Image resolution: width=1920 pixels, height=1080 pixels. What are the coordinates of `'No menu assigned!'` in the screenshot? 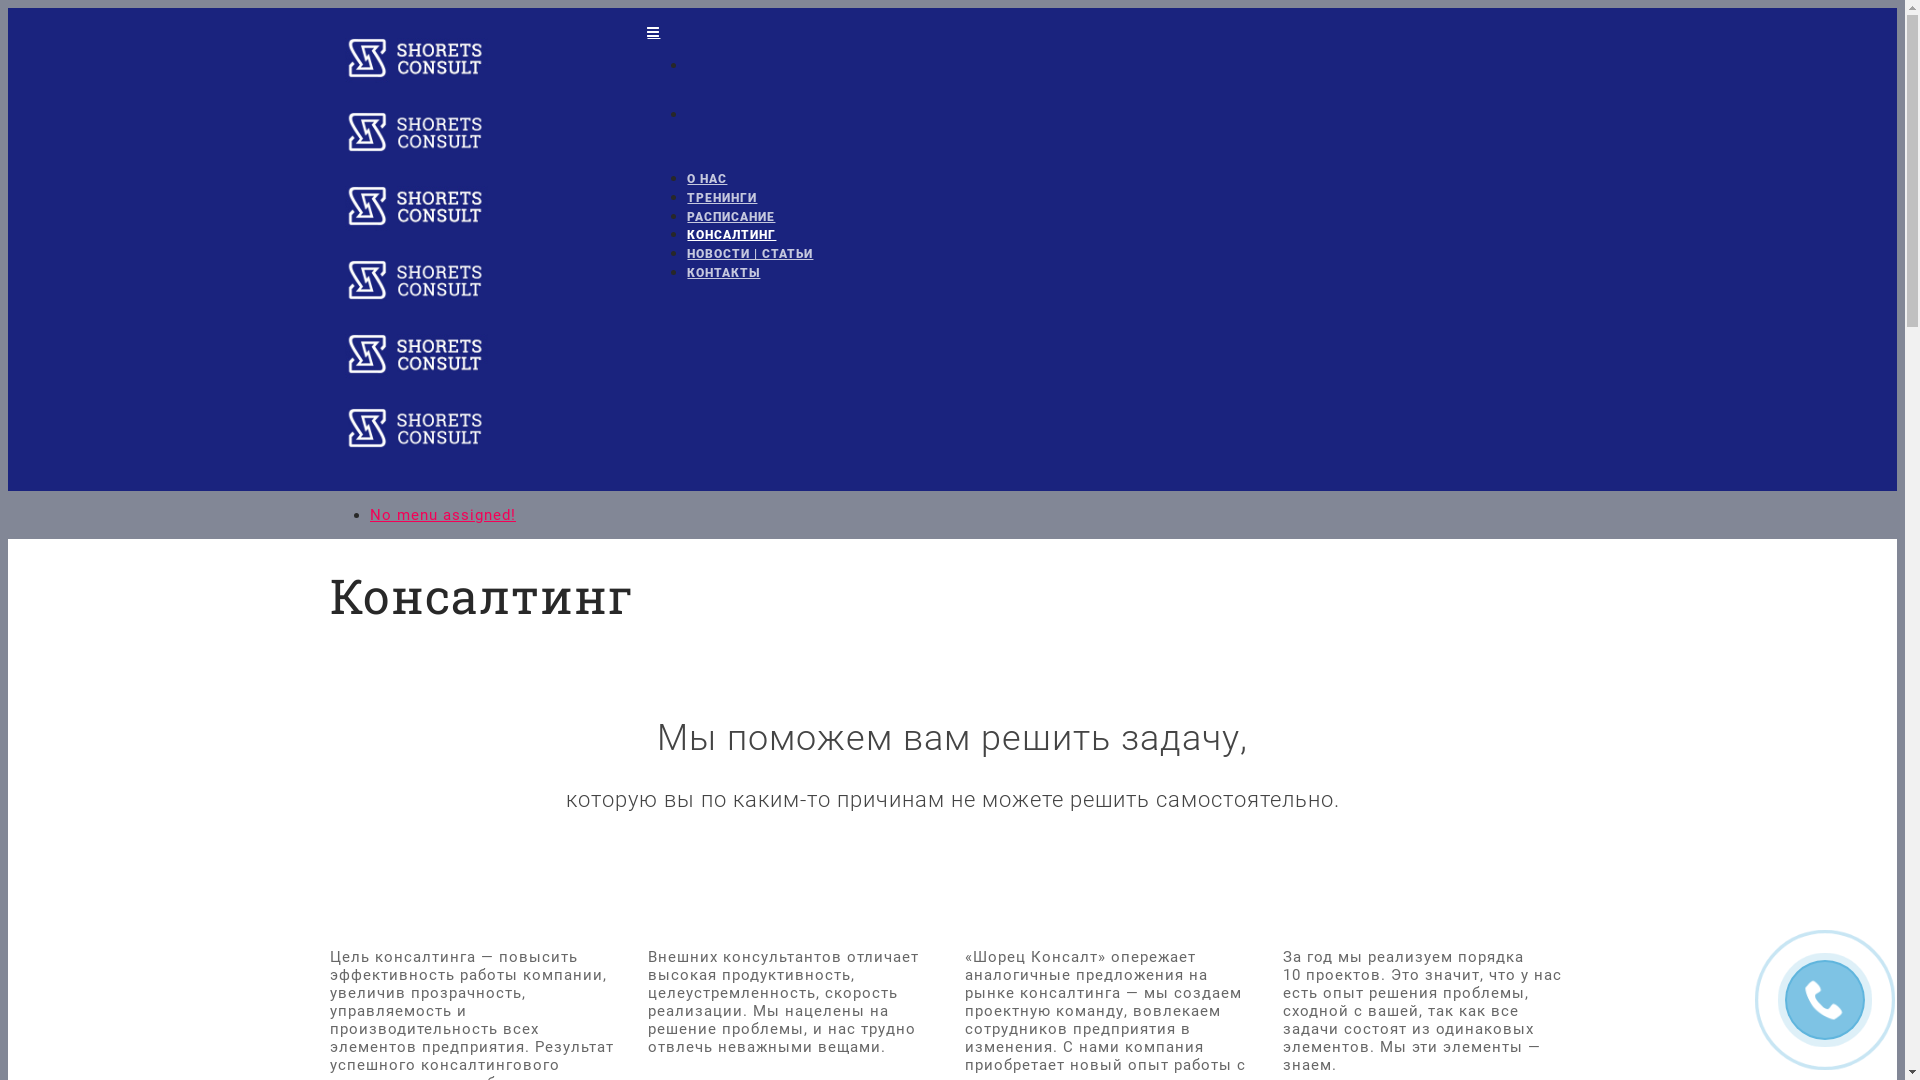 It's located at (441, 514).